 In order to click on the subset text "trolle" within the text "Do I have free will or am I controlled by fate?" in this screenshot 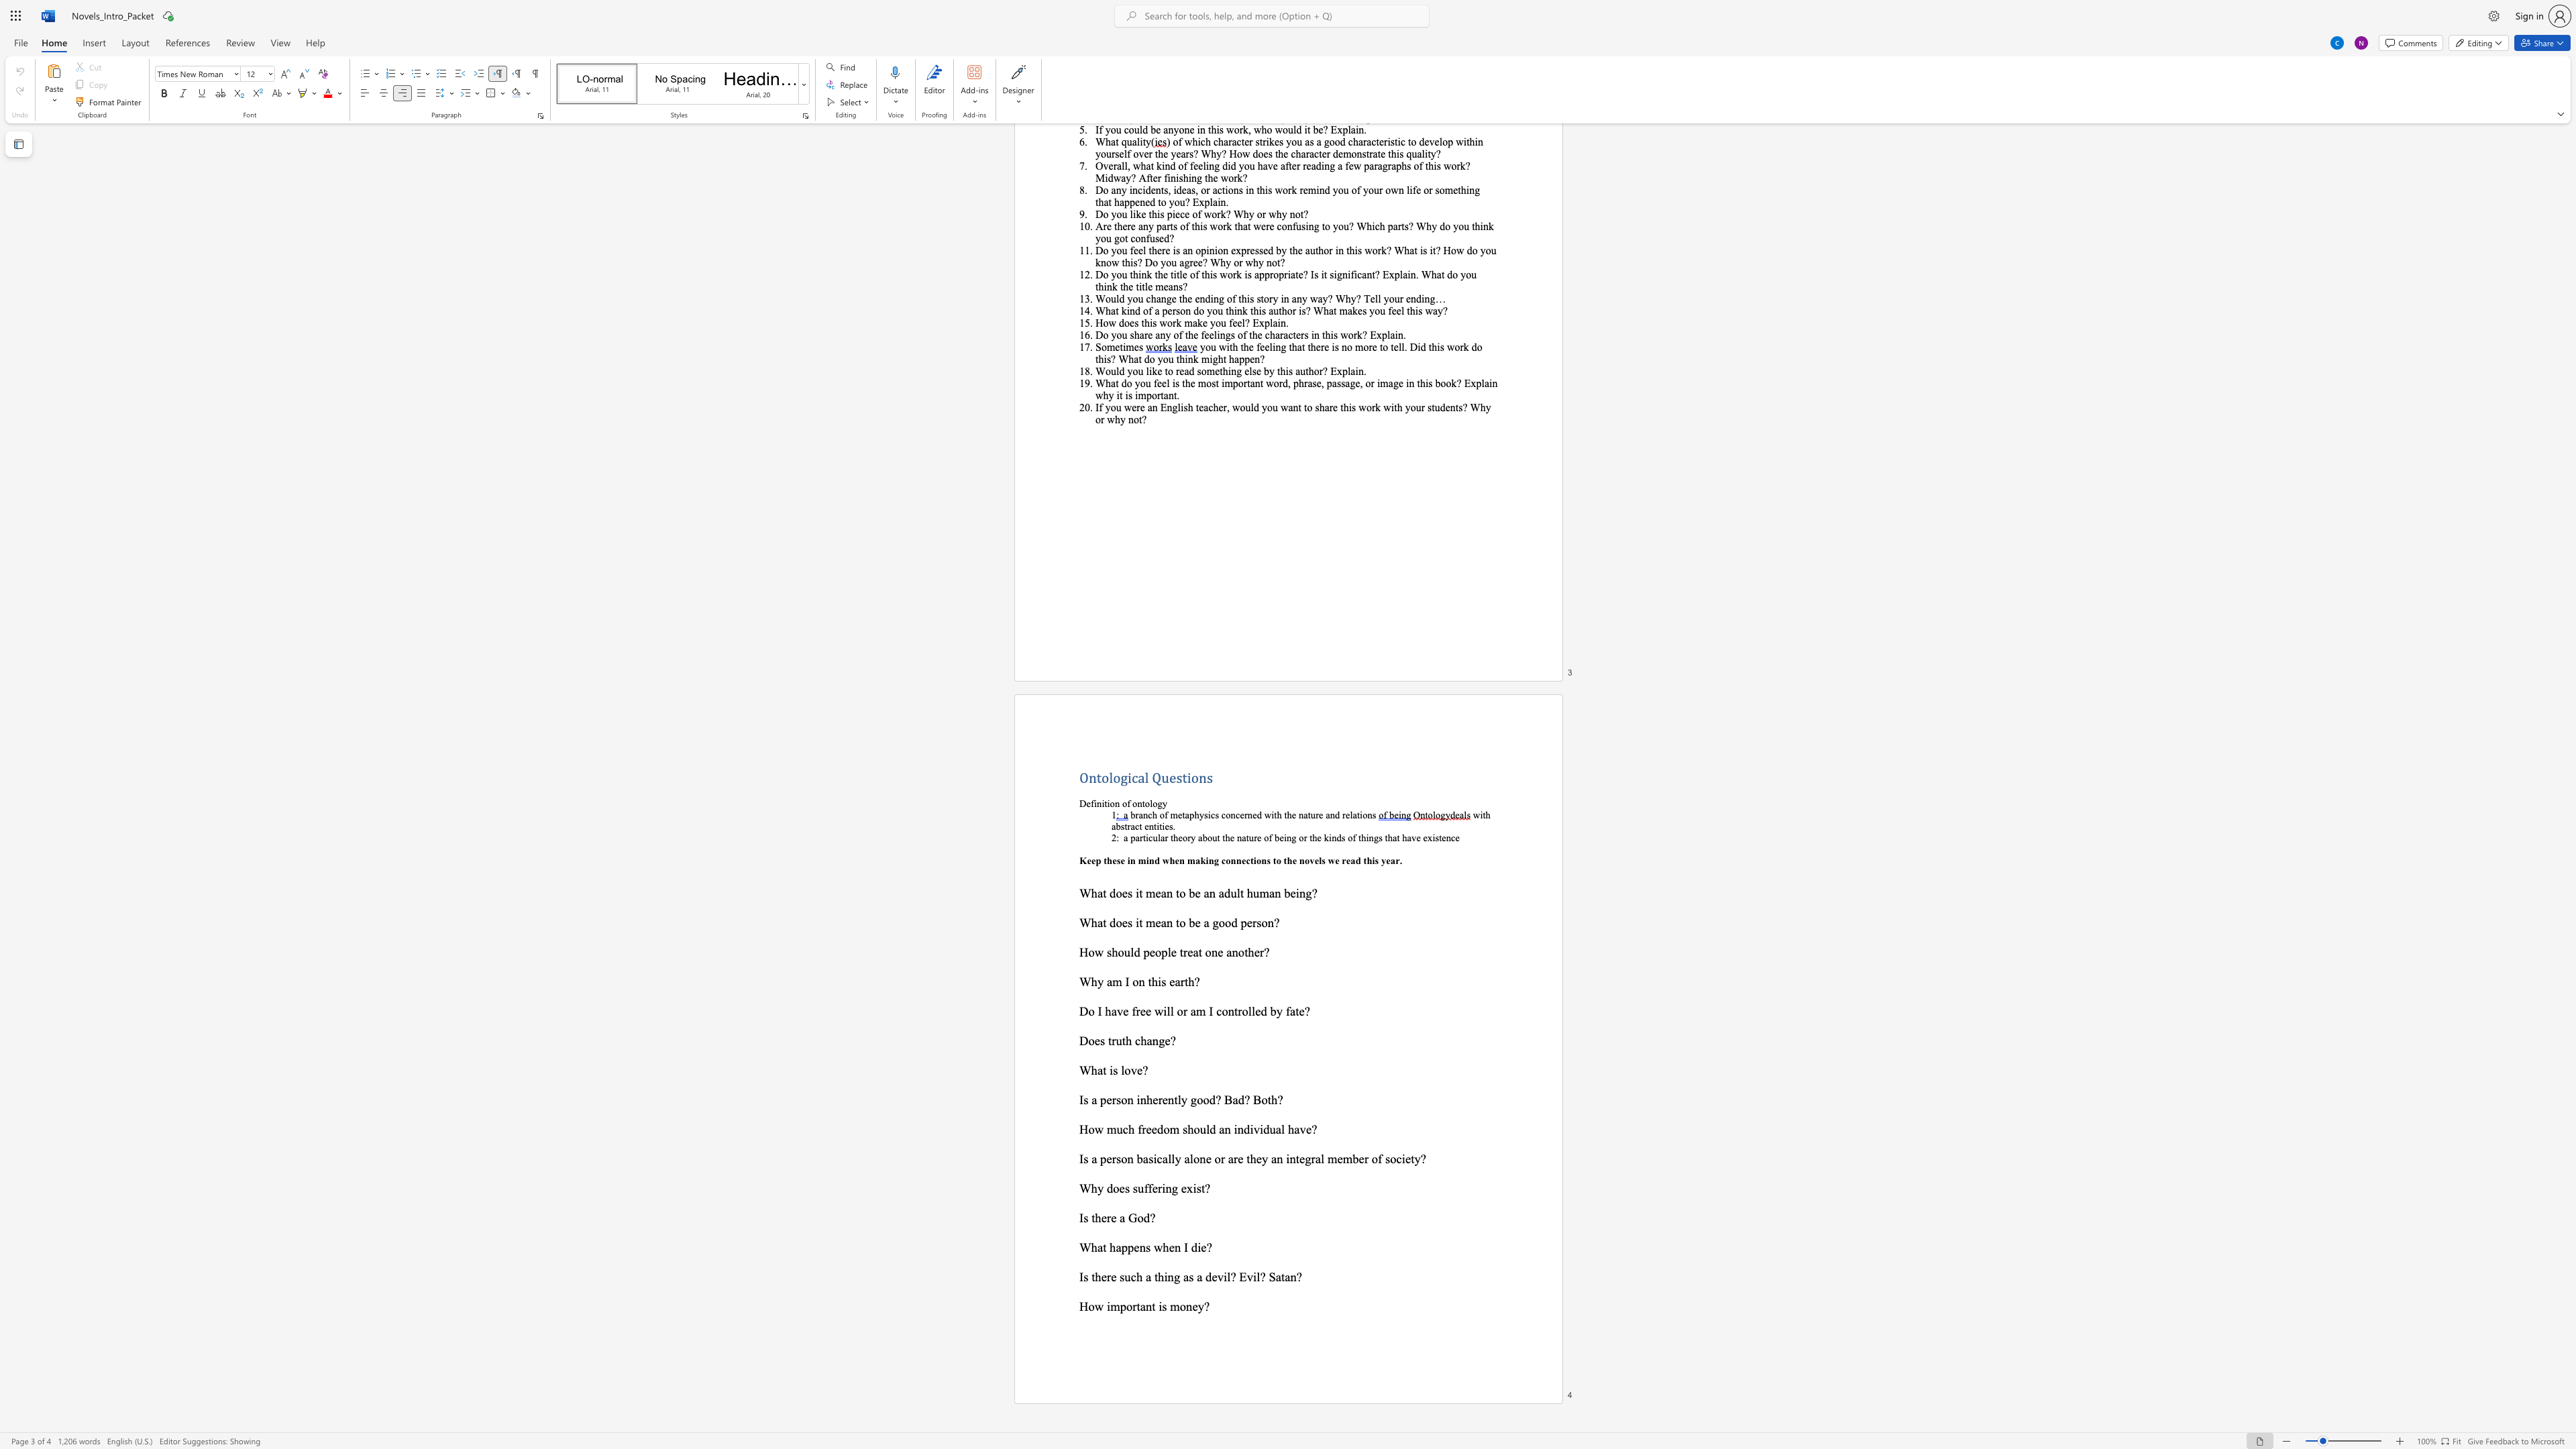, I will do `click(1234, 1010)`.